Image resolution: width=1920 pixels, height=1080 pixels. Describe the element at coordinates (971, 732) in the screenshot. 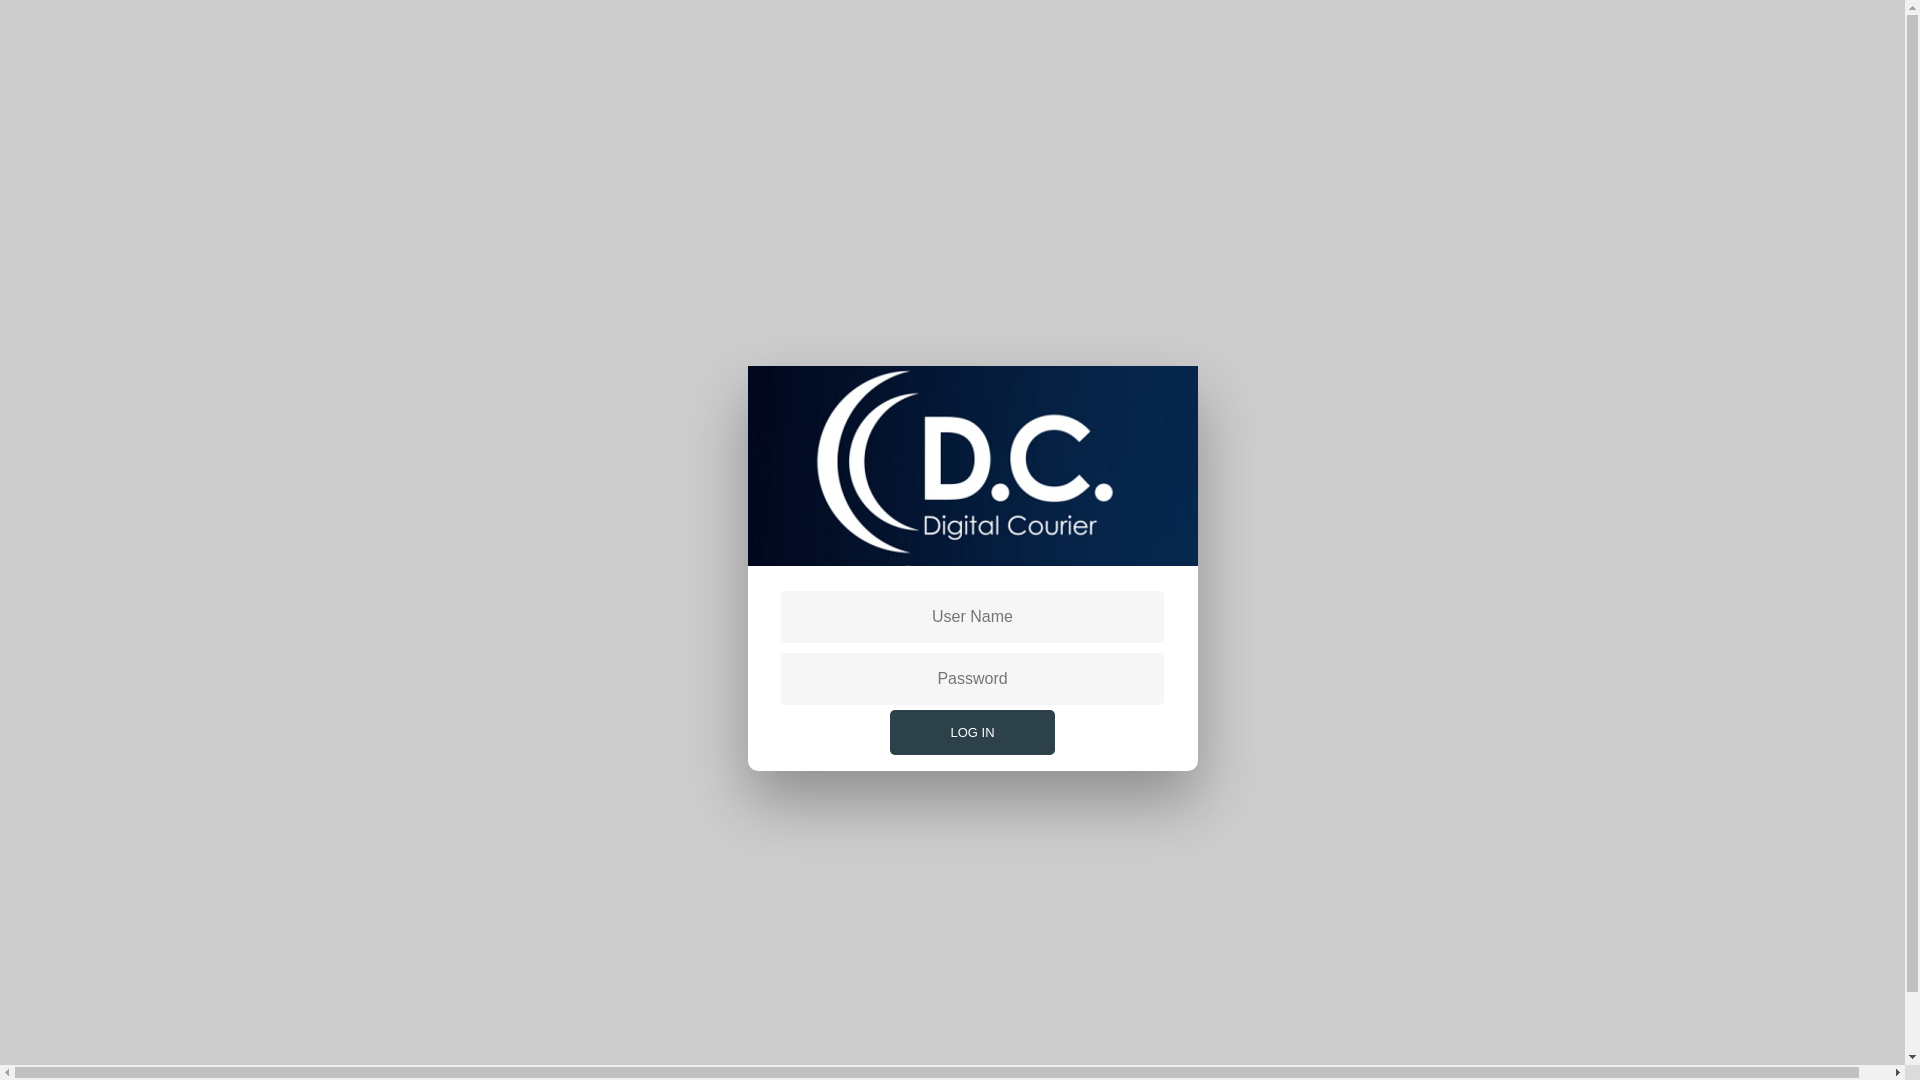

I see `'Log In'` at that location.